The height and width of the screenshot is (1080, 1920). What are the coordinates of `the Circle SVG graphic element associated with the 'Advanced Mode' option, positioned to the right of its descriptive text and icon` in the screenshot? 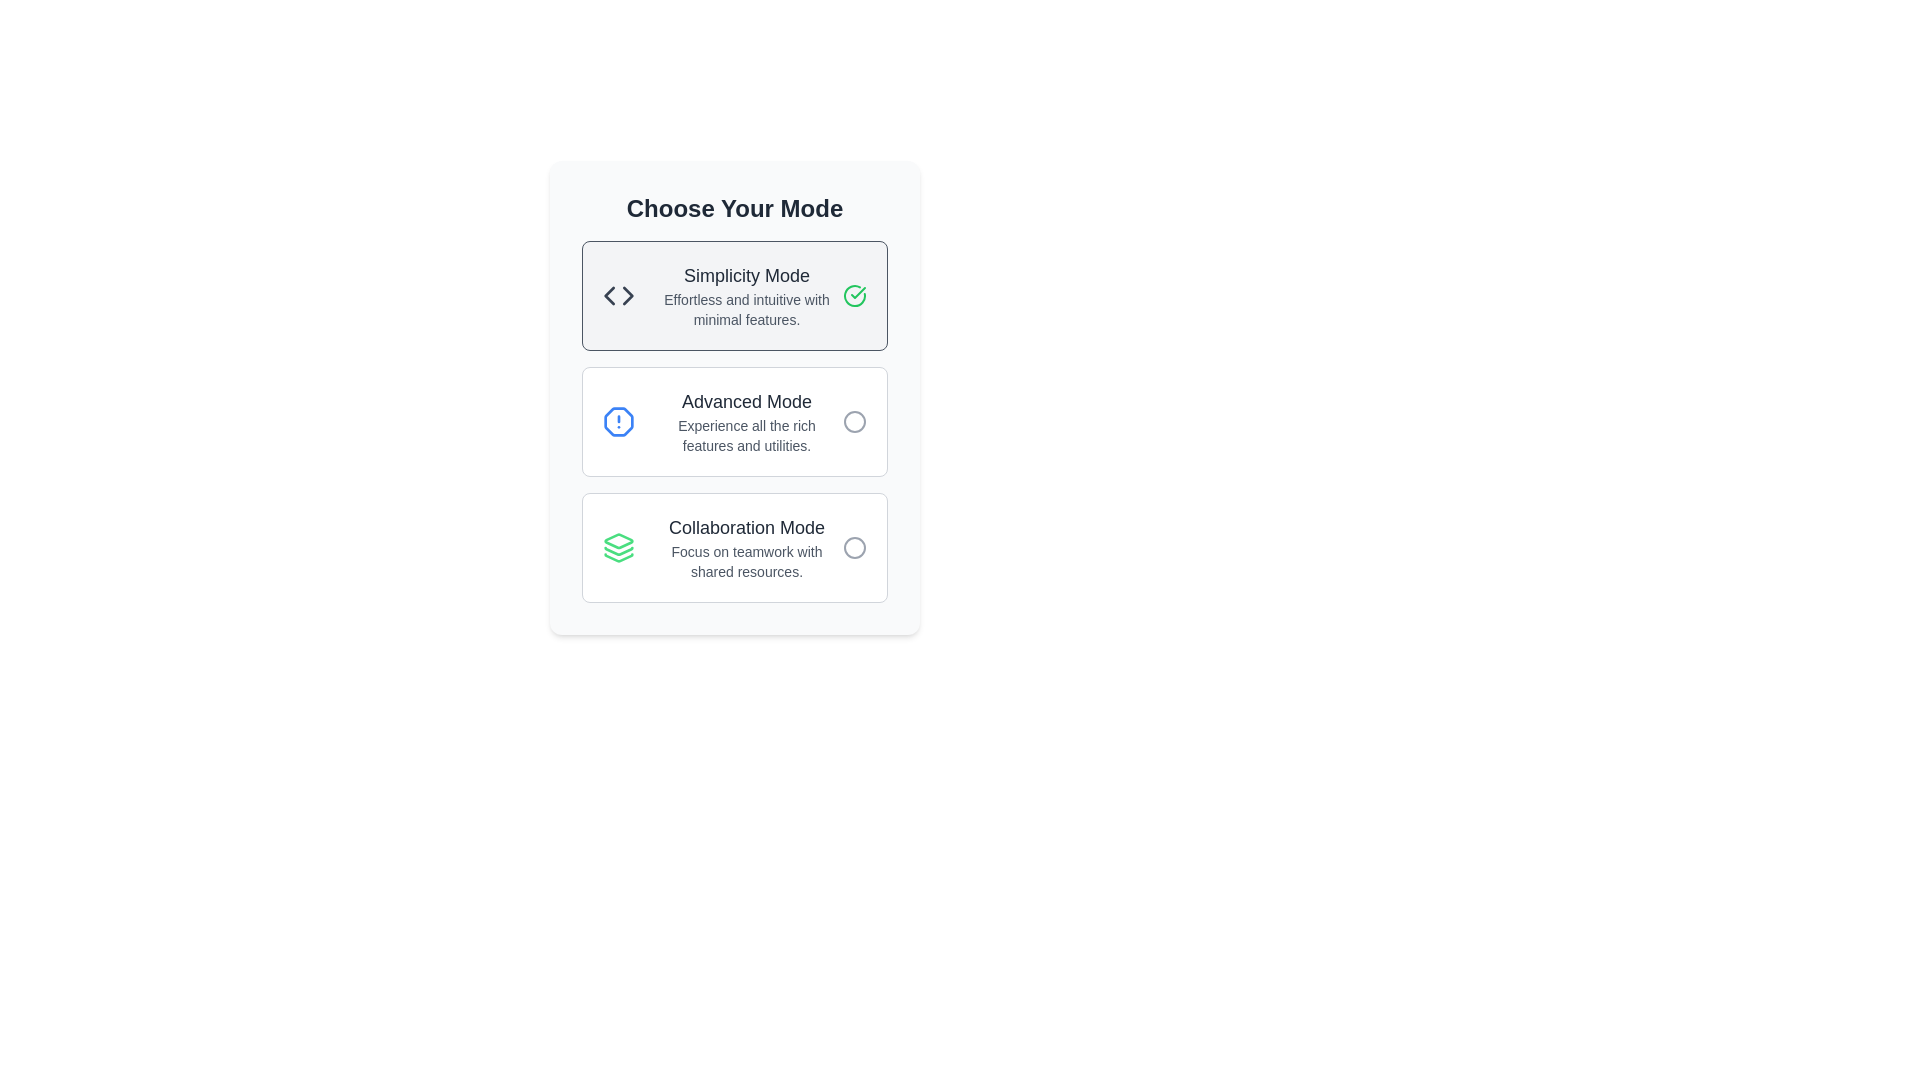 It's located at (854, 420).